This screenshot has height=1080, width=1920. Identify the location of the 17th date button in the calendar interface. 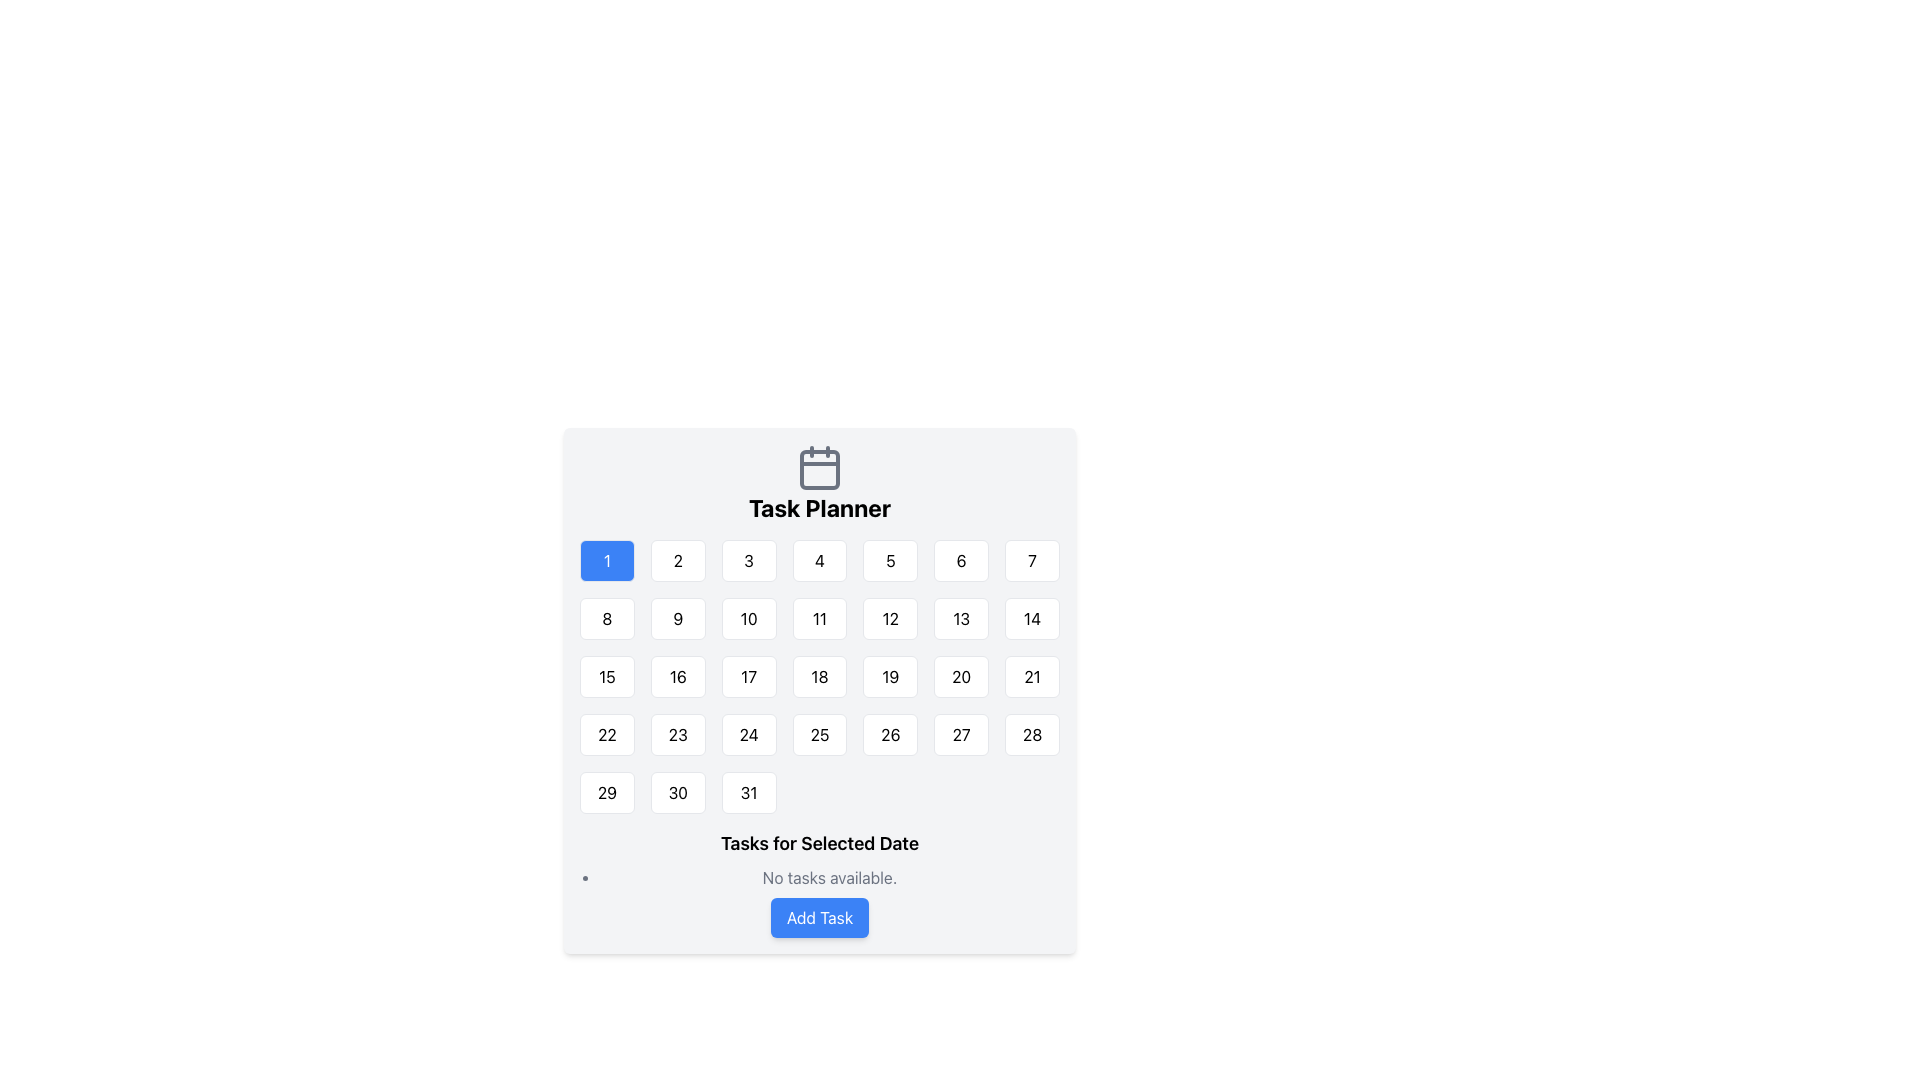
(748, 676).